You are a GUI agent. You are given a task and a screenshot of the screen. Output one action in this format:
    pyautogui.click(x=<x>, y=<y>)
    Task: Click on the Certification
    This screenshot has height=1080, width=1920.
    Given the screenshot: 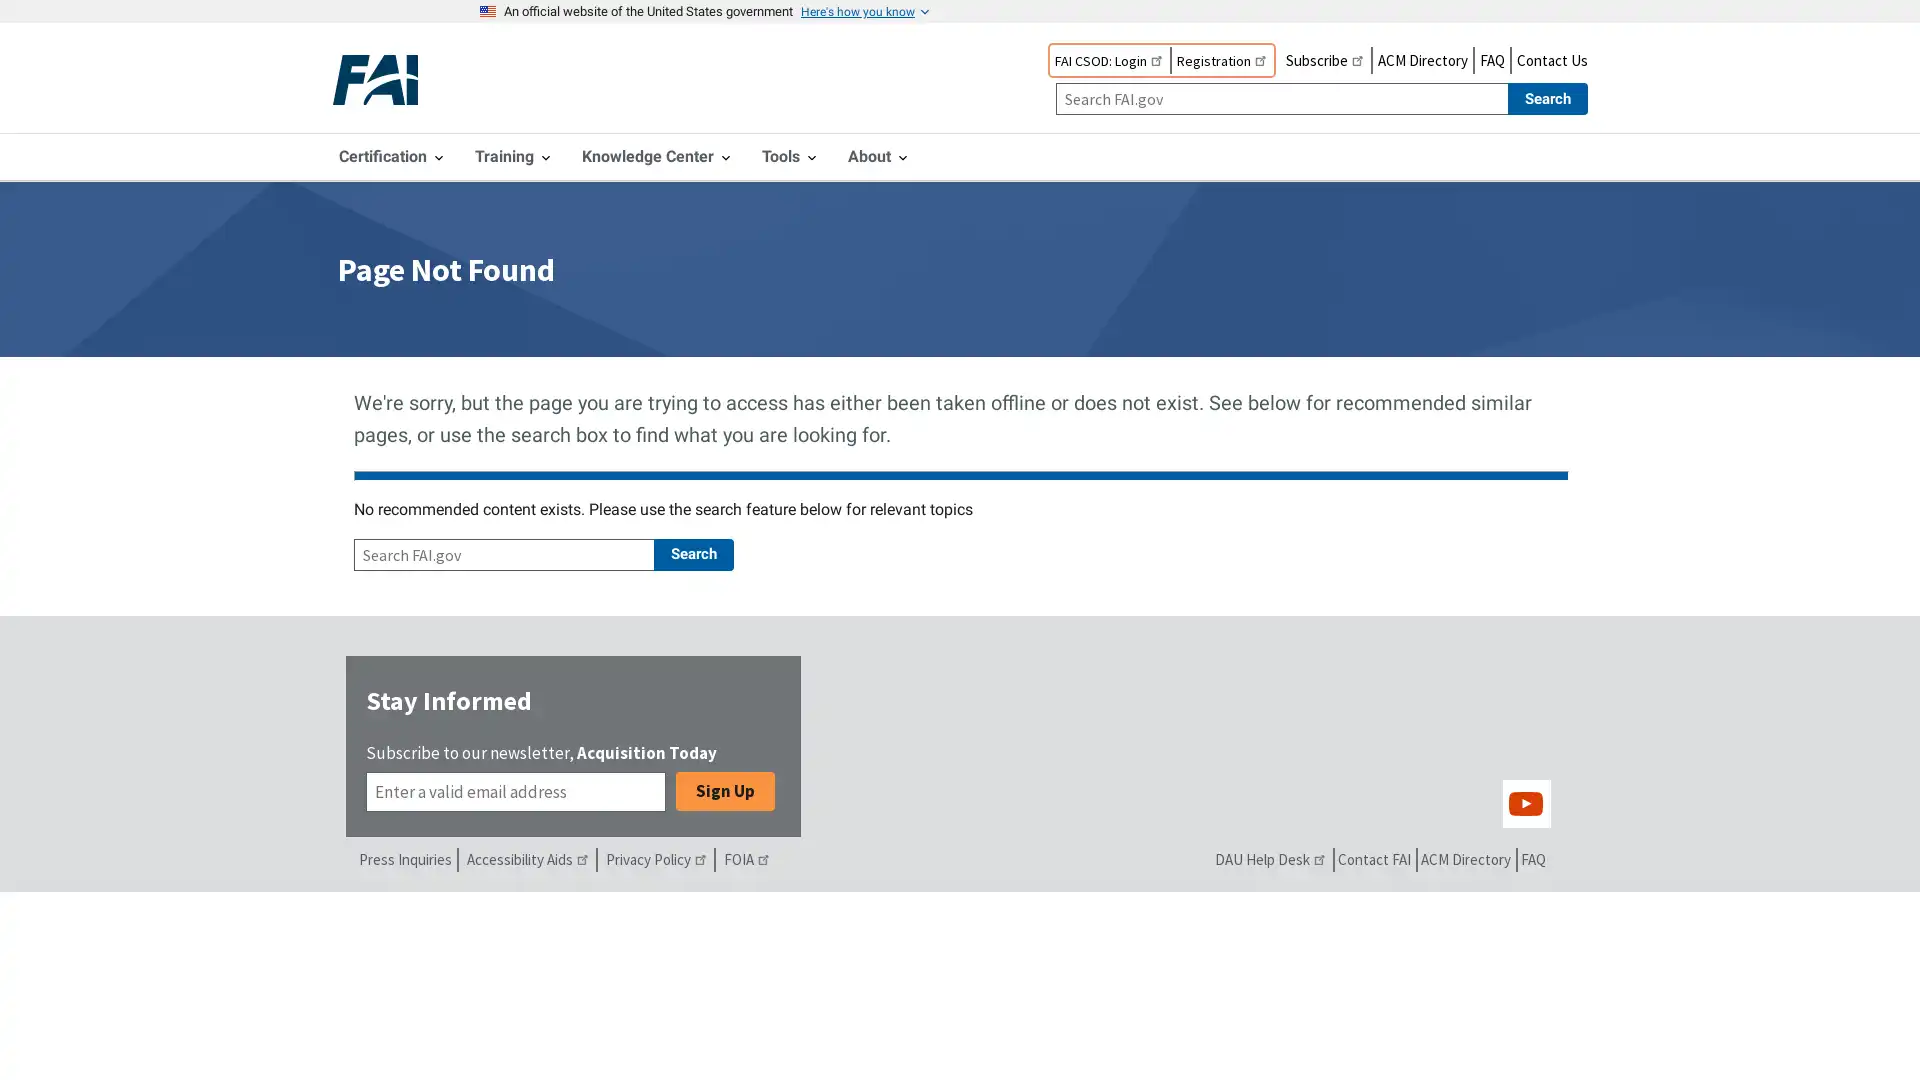 What is the action you would take?
    pyautogui.click(x=389, y=155)
    